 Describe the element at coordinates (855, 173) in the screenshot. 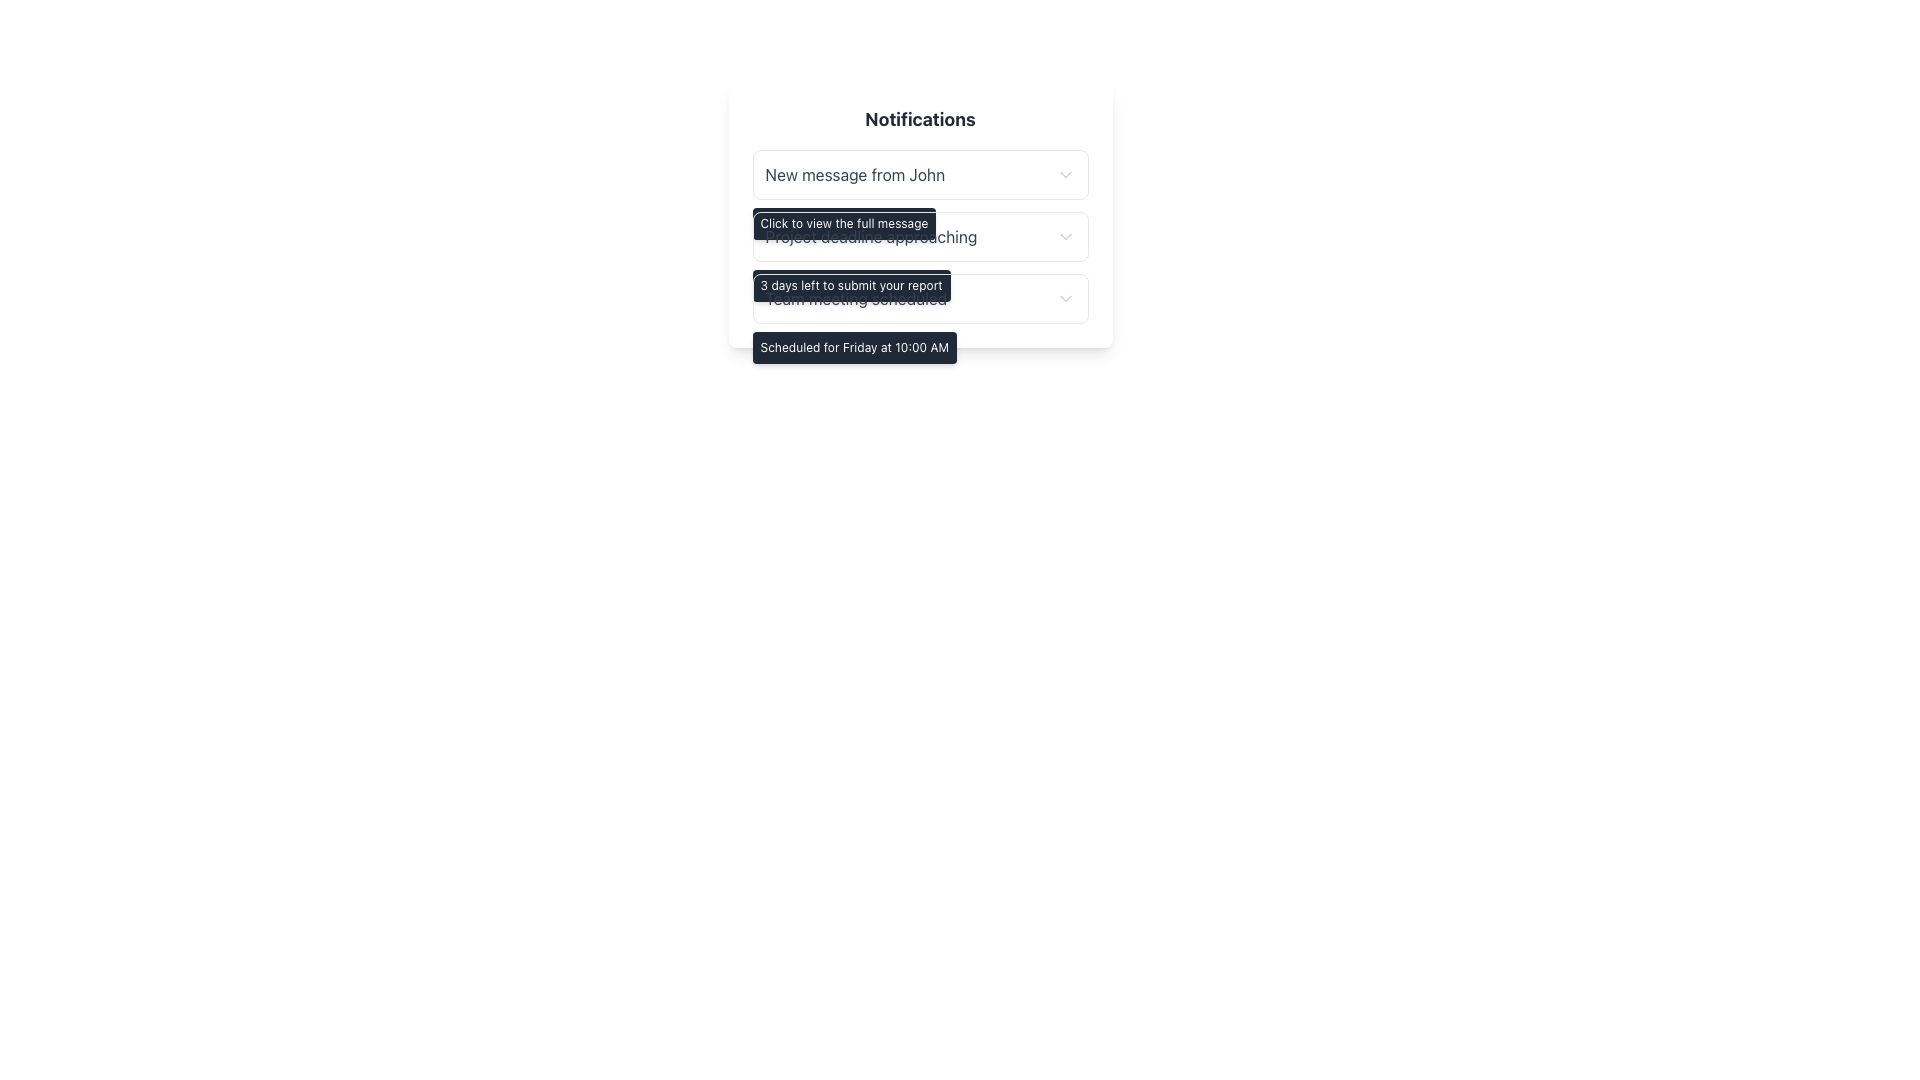

I see `the text snippet reading 'New message from John,' which is styled in gray and located at the top of the vertical list of notification entries` at that location.